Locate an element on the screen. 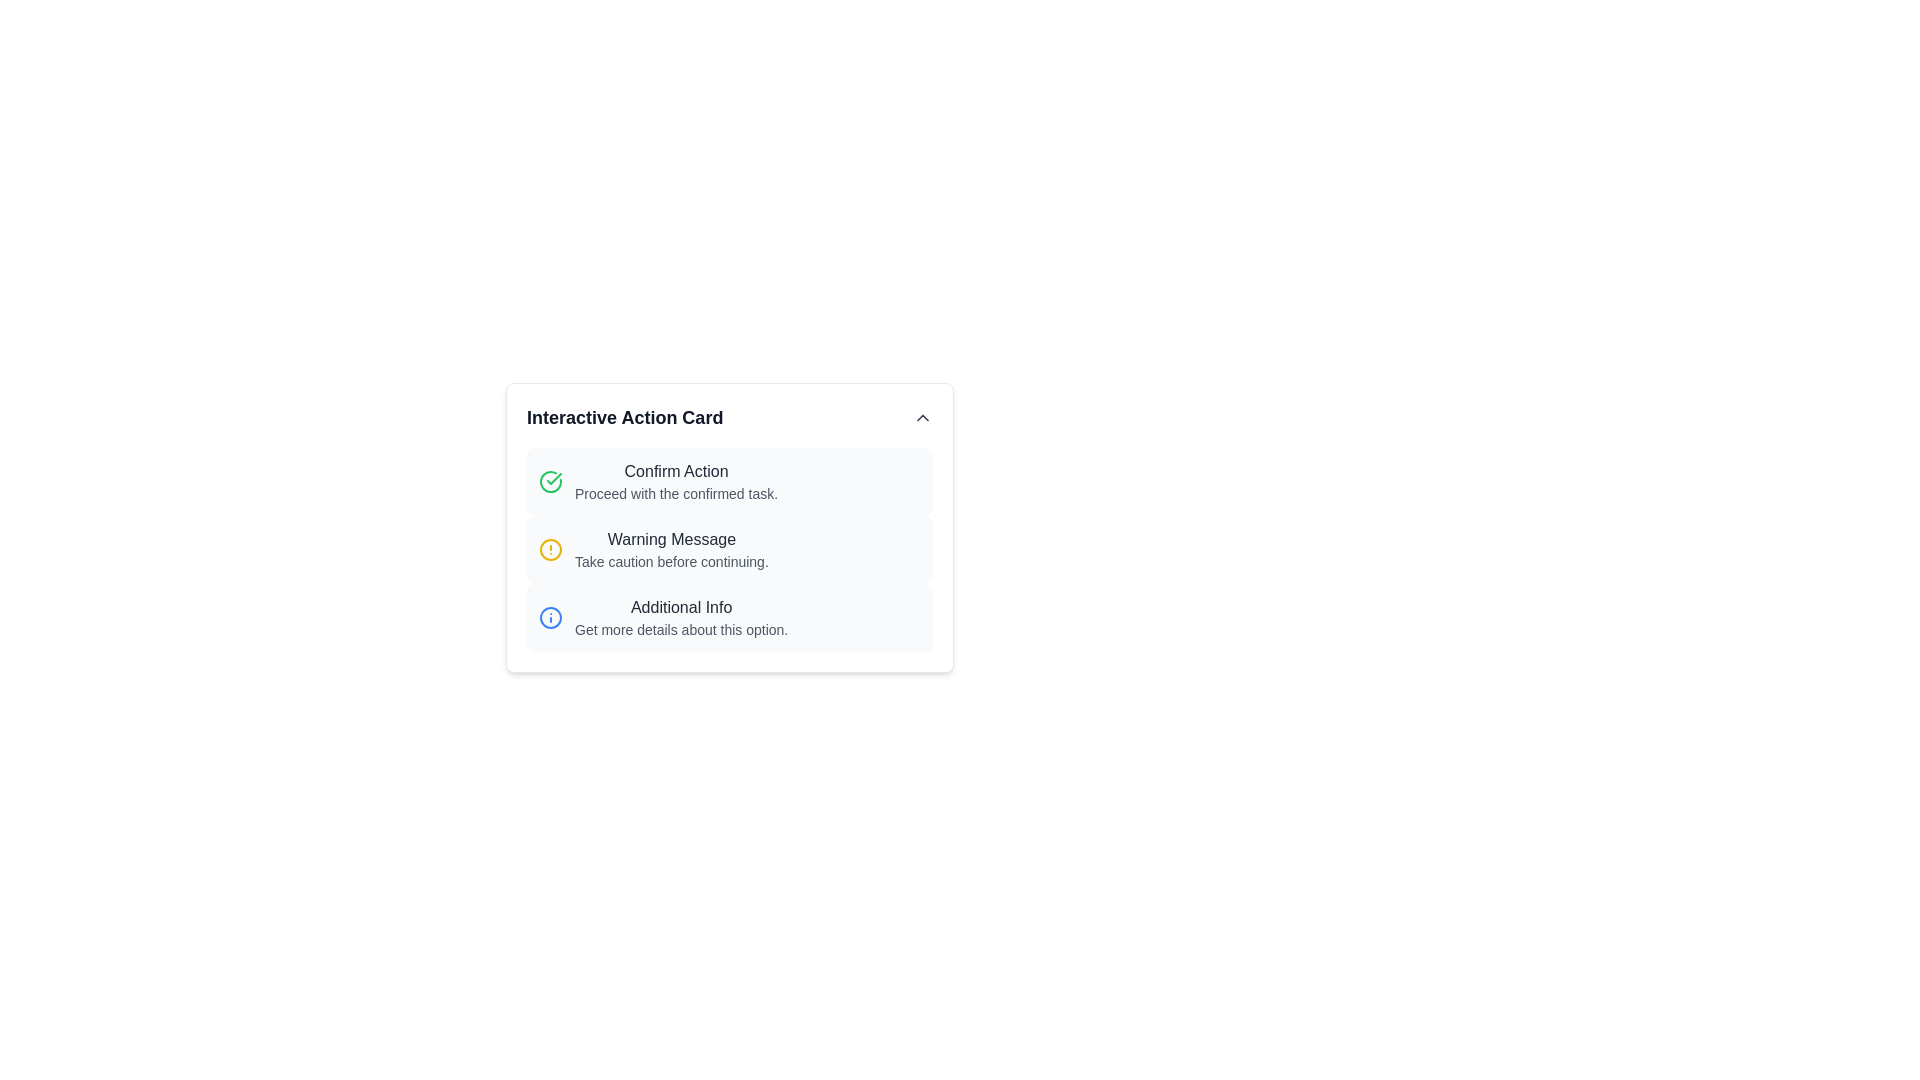 This screenshot has width=1920, height=1080. the text label displaying 'Additional Info' which is positioned at the bottom of the 'Interactive Action Card' content area, above the smaller text element and aligned to the left below the 'Warning Message.' is located at coordinates (681, 607).